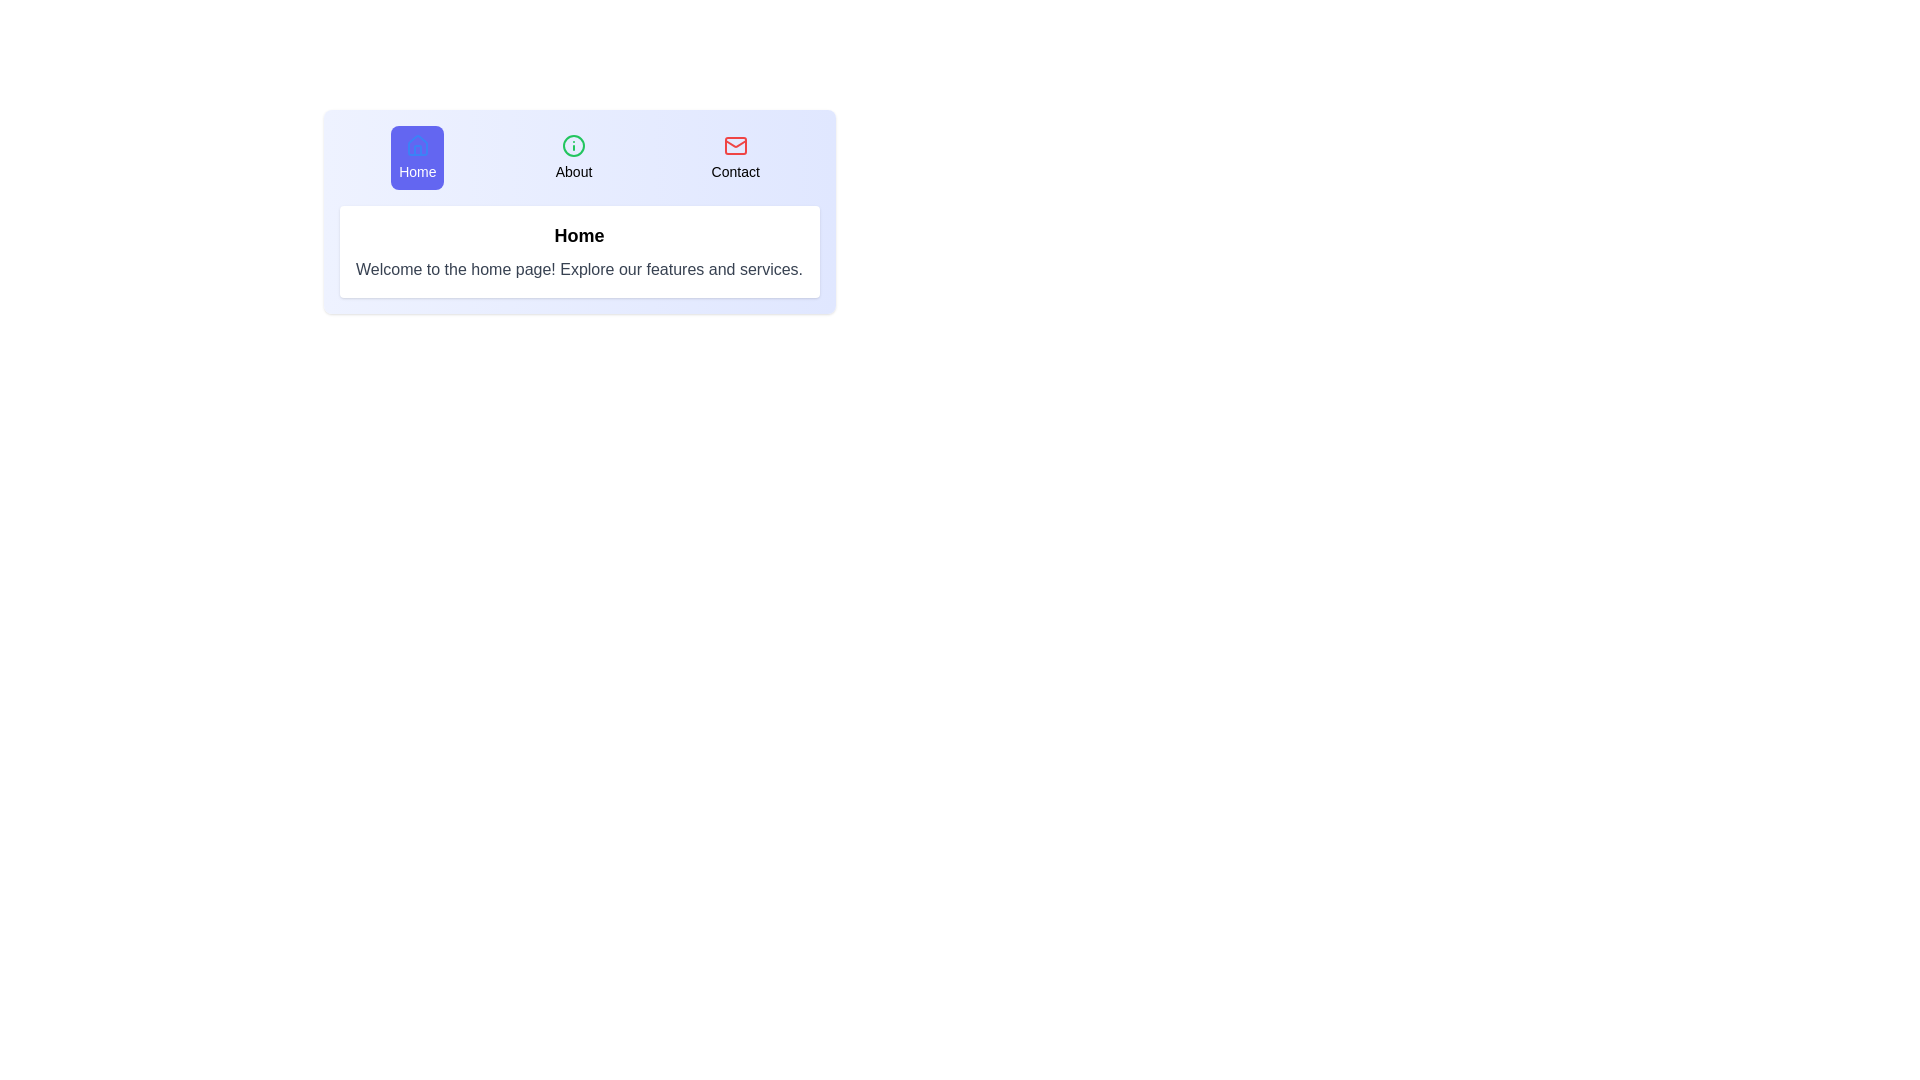 The width and height of the screenshot is (1920, 1080). I want to click on the content area and read the displayed text, so click(578, 250).